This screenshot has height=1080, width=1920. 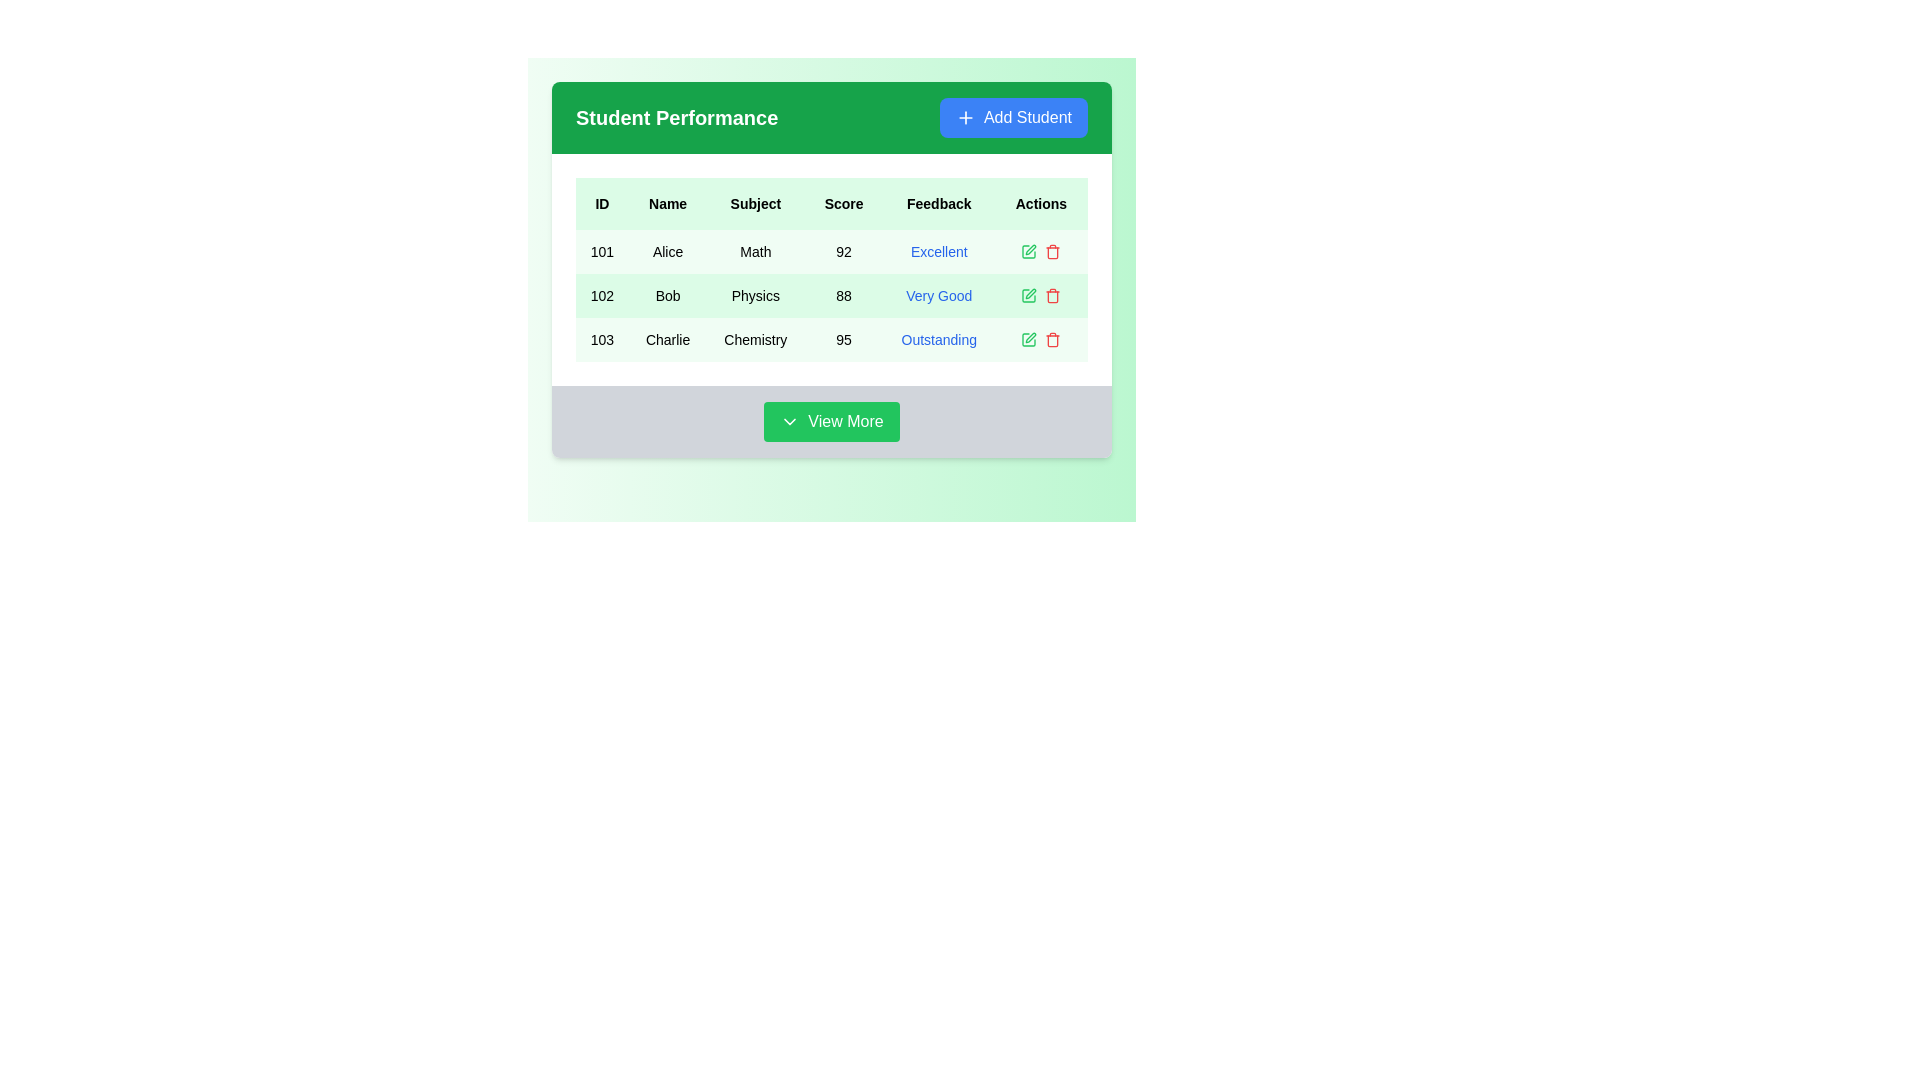 I want to click on text element displaying 'Very Good' in blue color, which signifies feedback in the table labeled 'Student Performance' for the record with ID '102', so click(x=938, y=296).